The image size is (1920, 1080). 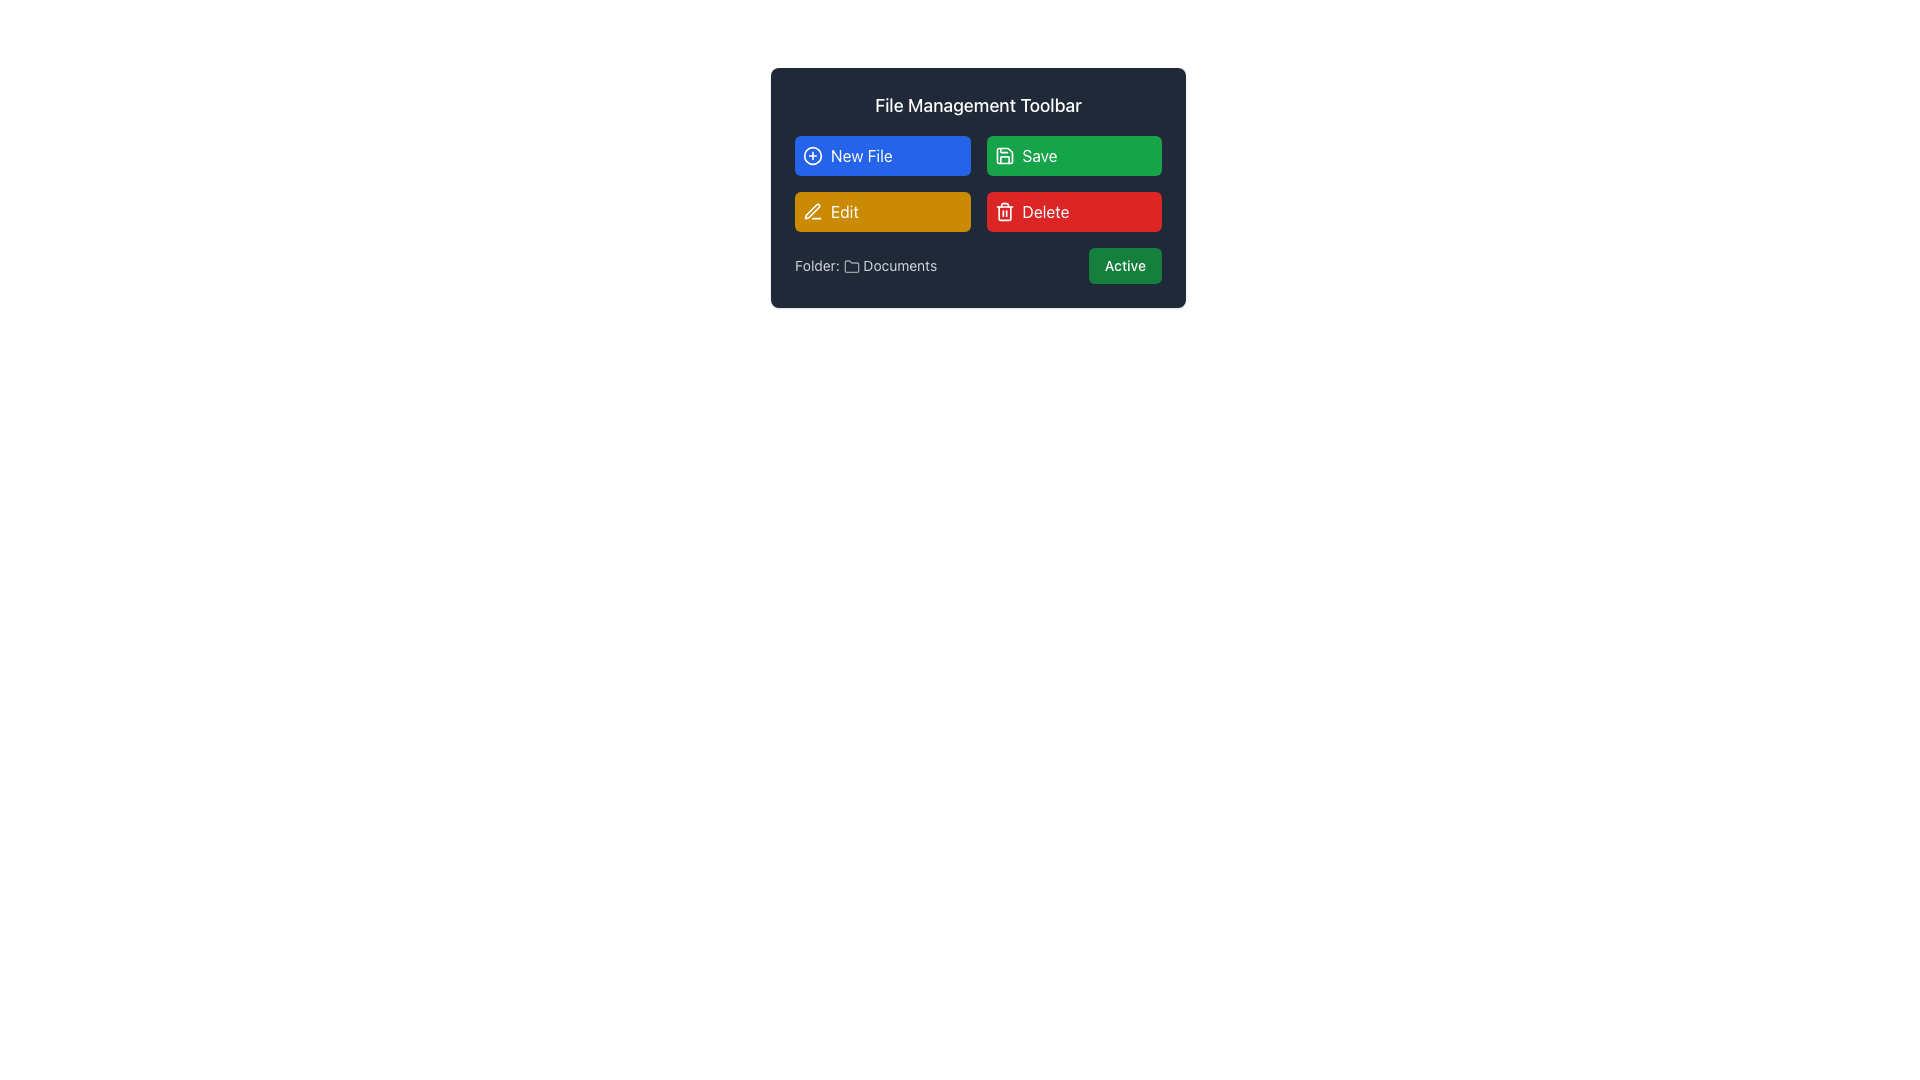 What do you see at coordinates (1004, 154) in the screenshot?
I see `the 'Save' button that contains the folder icon, located in the top-right area of the file management toolbar` at bounding box center [1004, 154].